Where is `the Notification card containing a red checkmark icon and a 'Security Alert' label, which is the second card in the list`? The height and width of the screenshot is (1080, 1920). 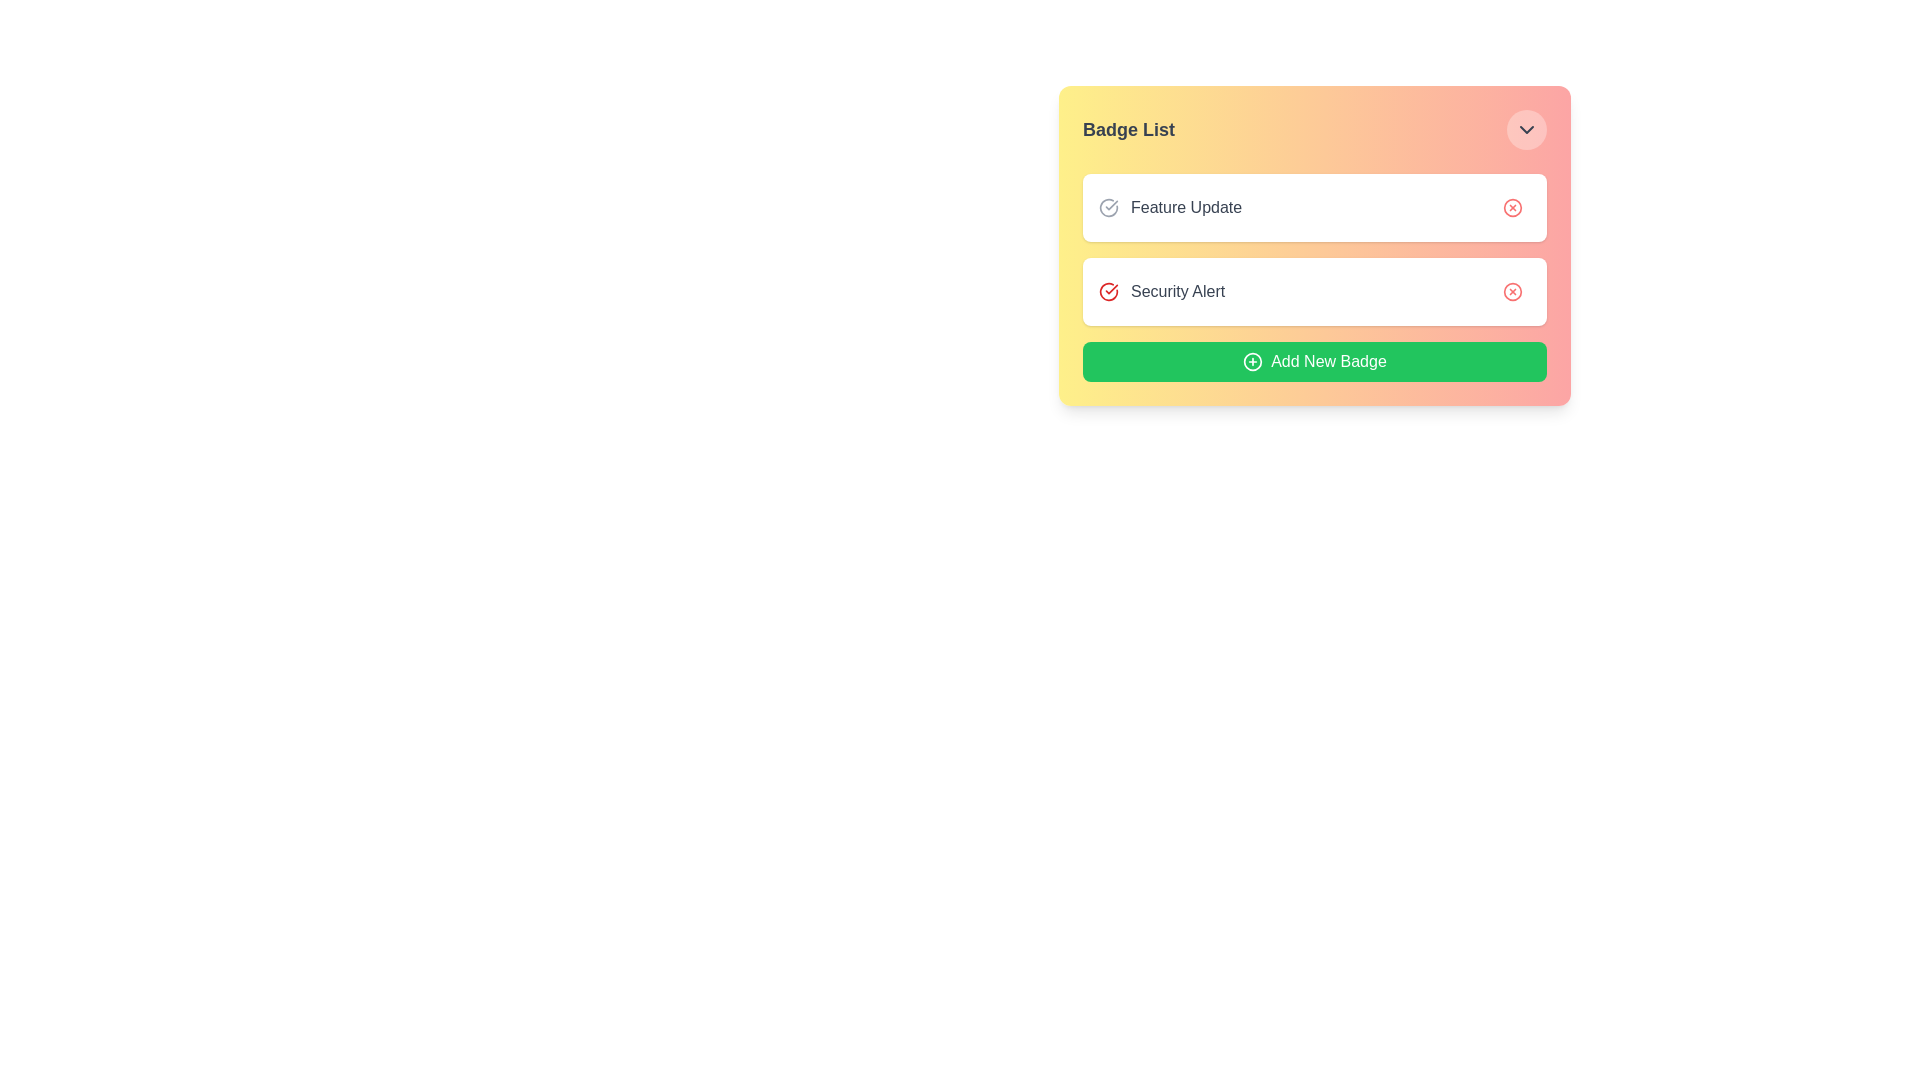
the Notification card containing a red checkmark icon and a 'Security Alert' label, which is the second card in the list is located at coordinates (1315, 292).